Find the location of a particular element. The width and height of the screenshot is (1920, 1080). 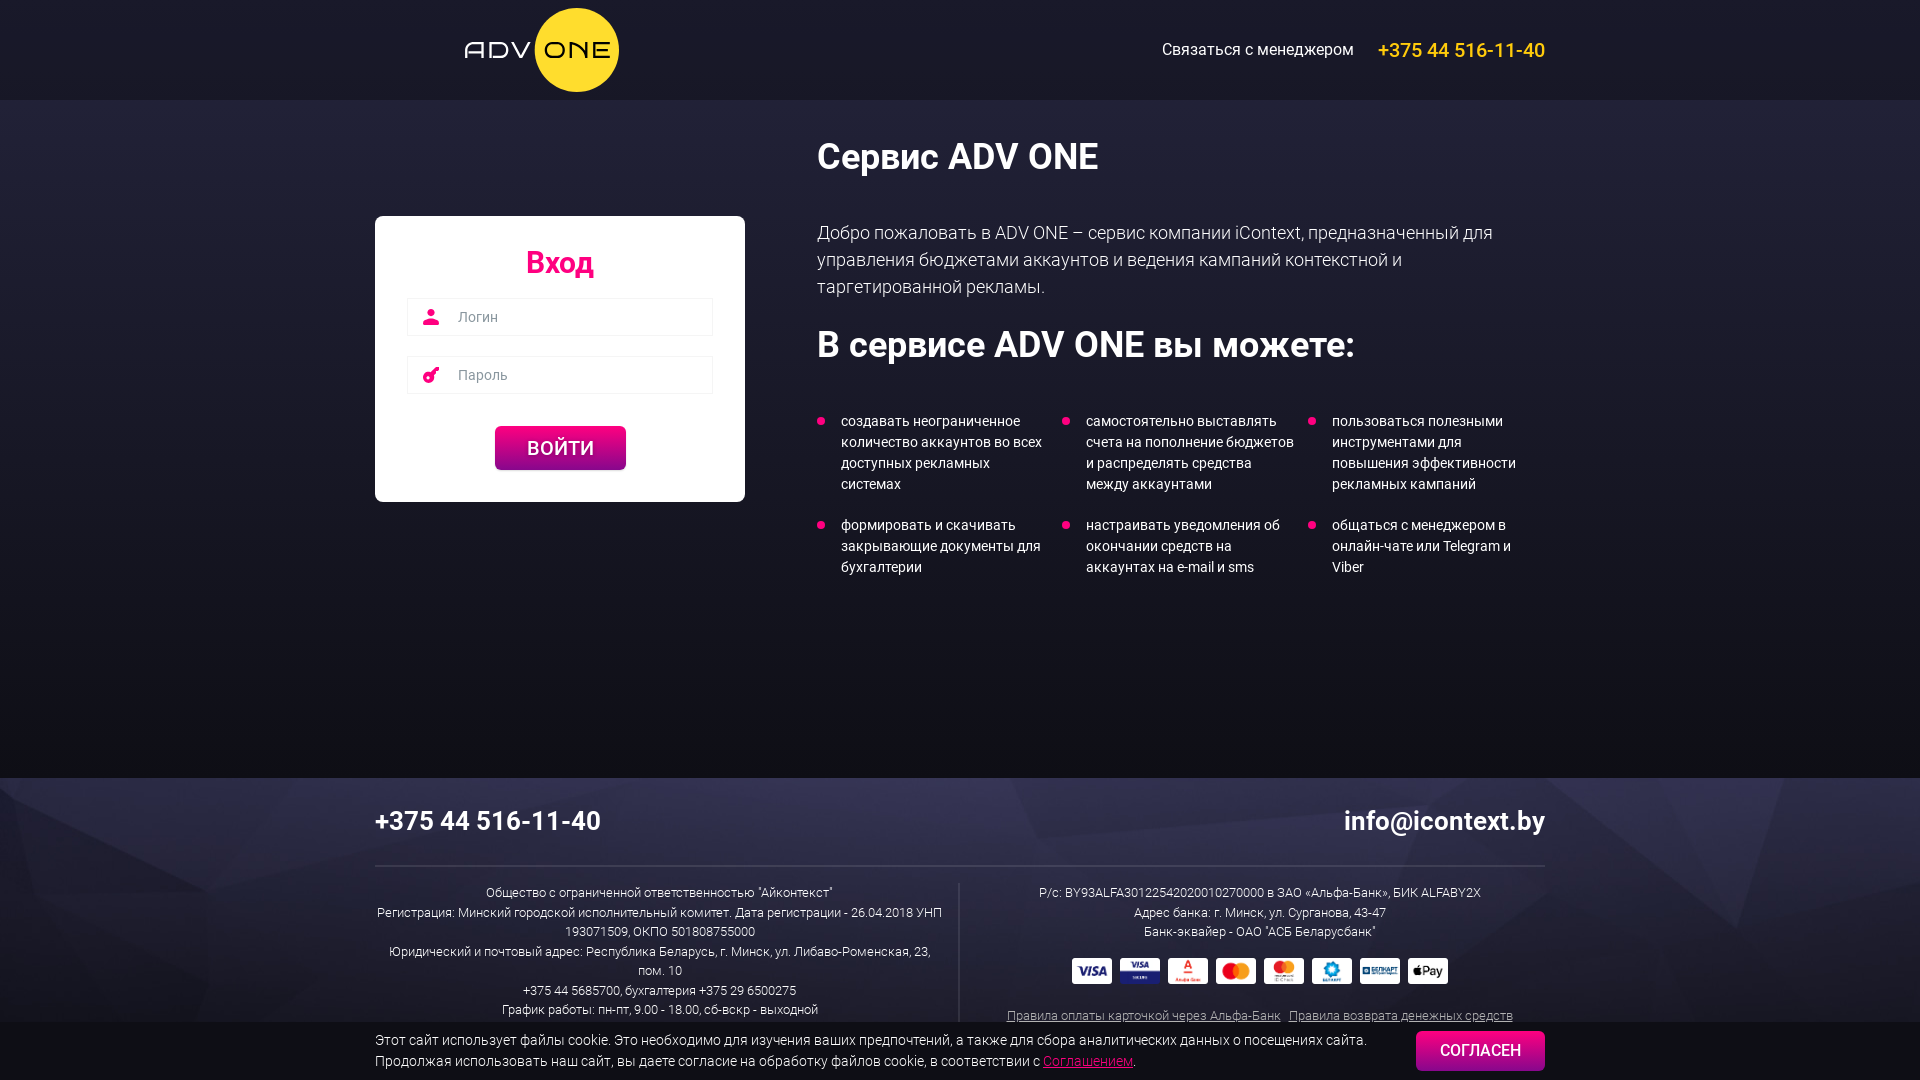

'+375 44 516-11-40' is located at coordinates (1459, 49).